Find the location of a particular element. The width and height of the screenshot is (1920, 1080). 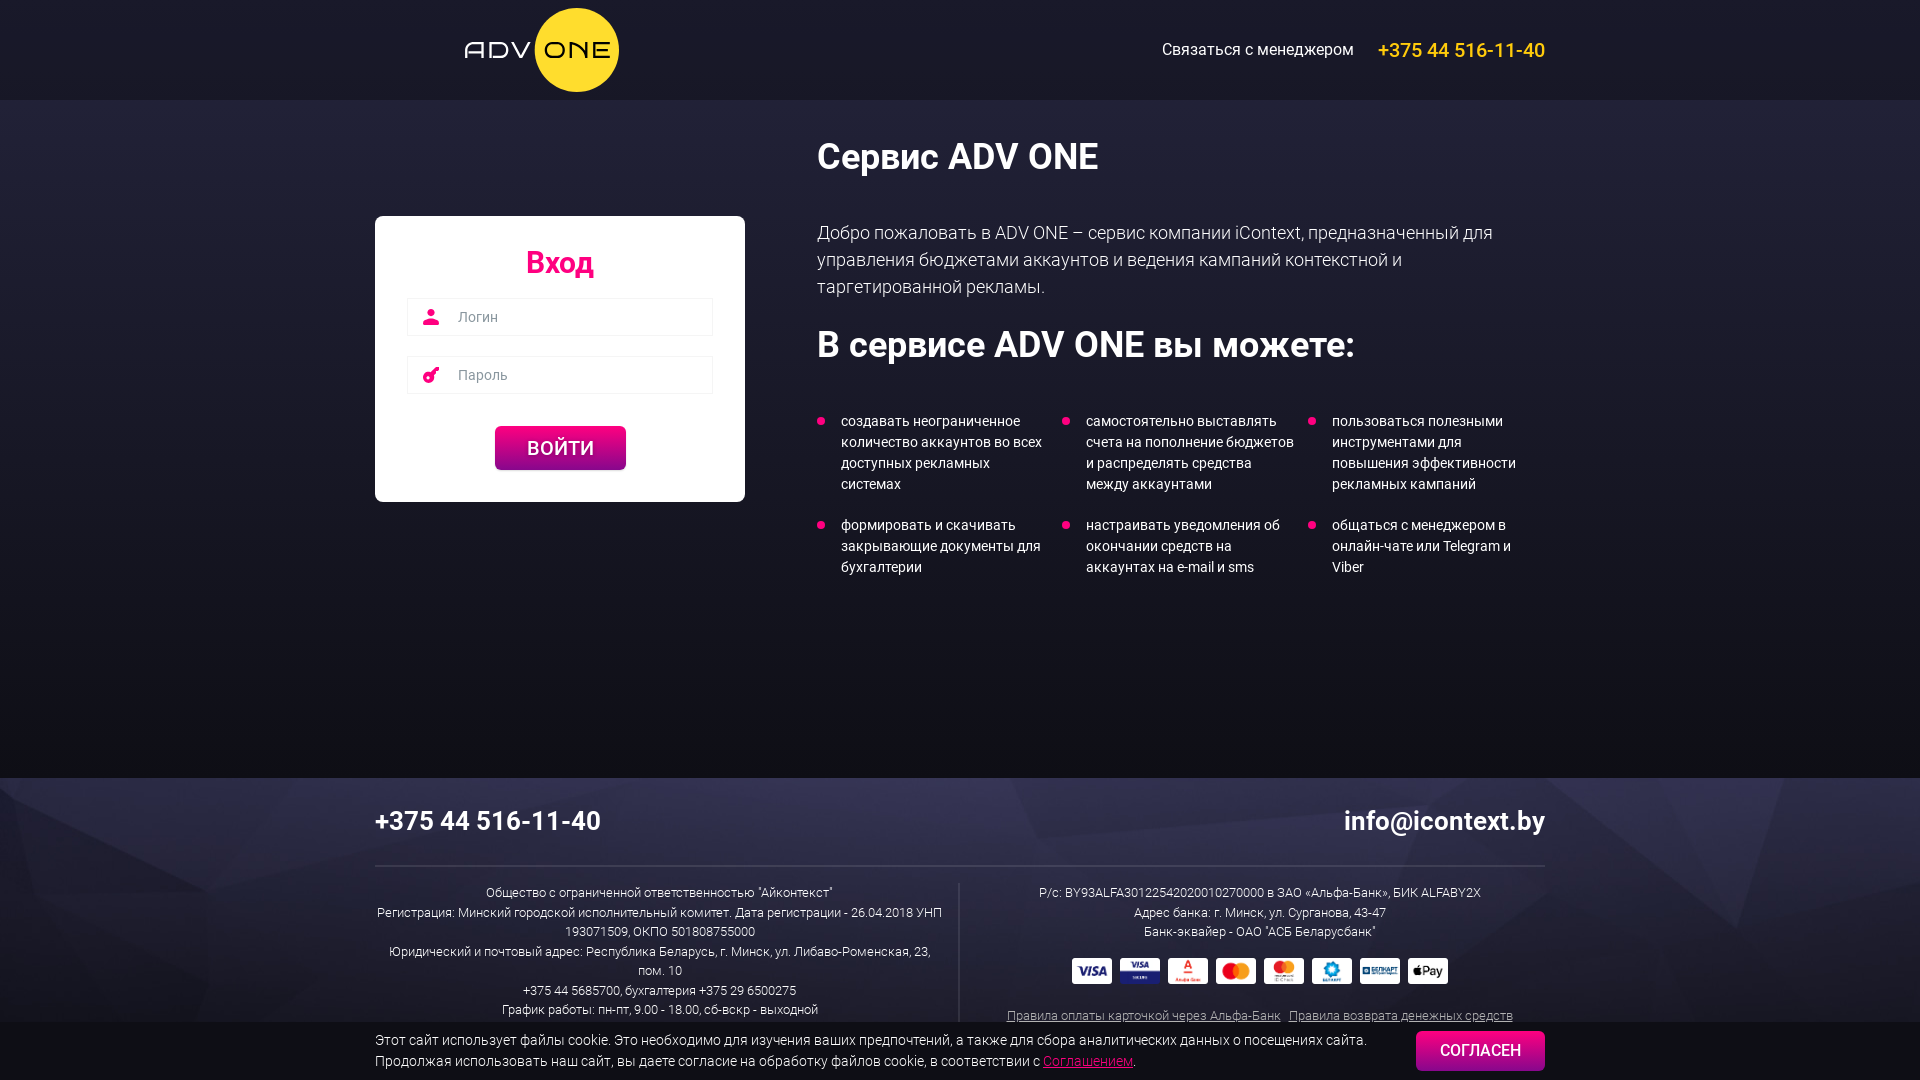

'+375 44 516-11-40' is located at coordinates (1459, 49).